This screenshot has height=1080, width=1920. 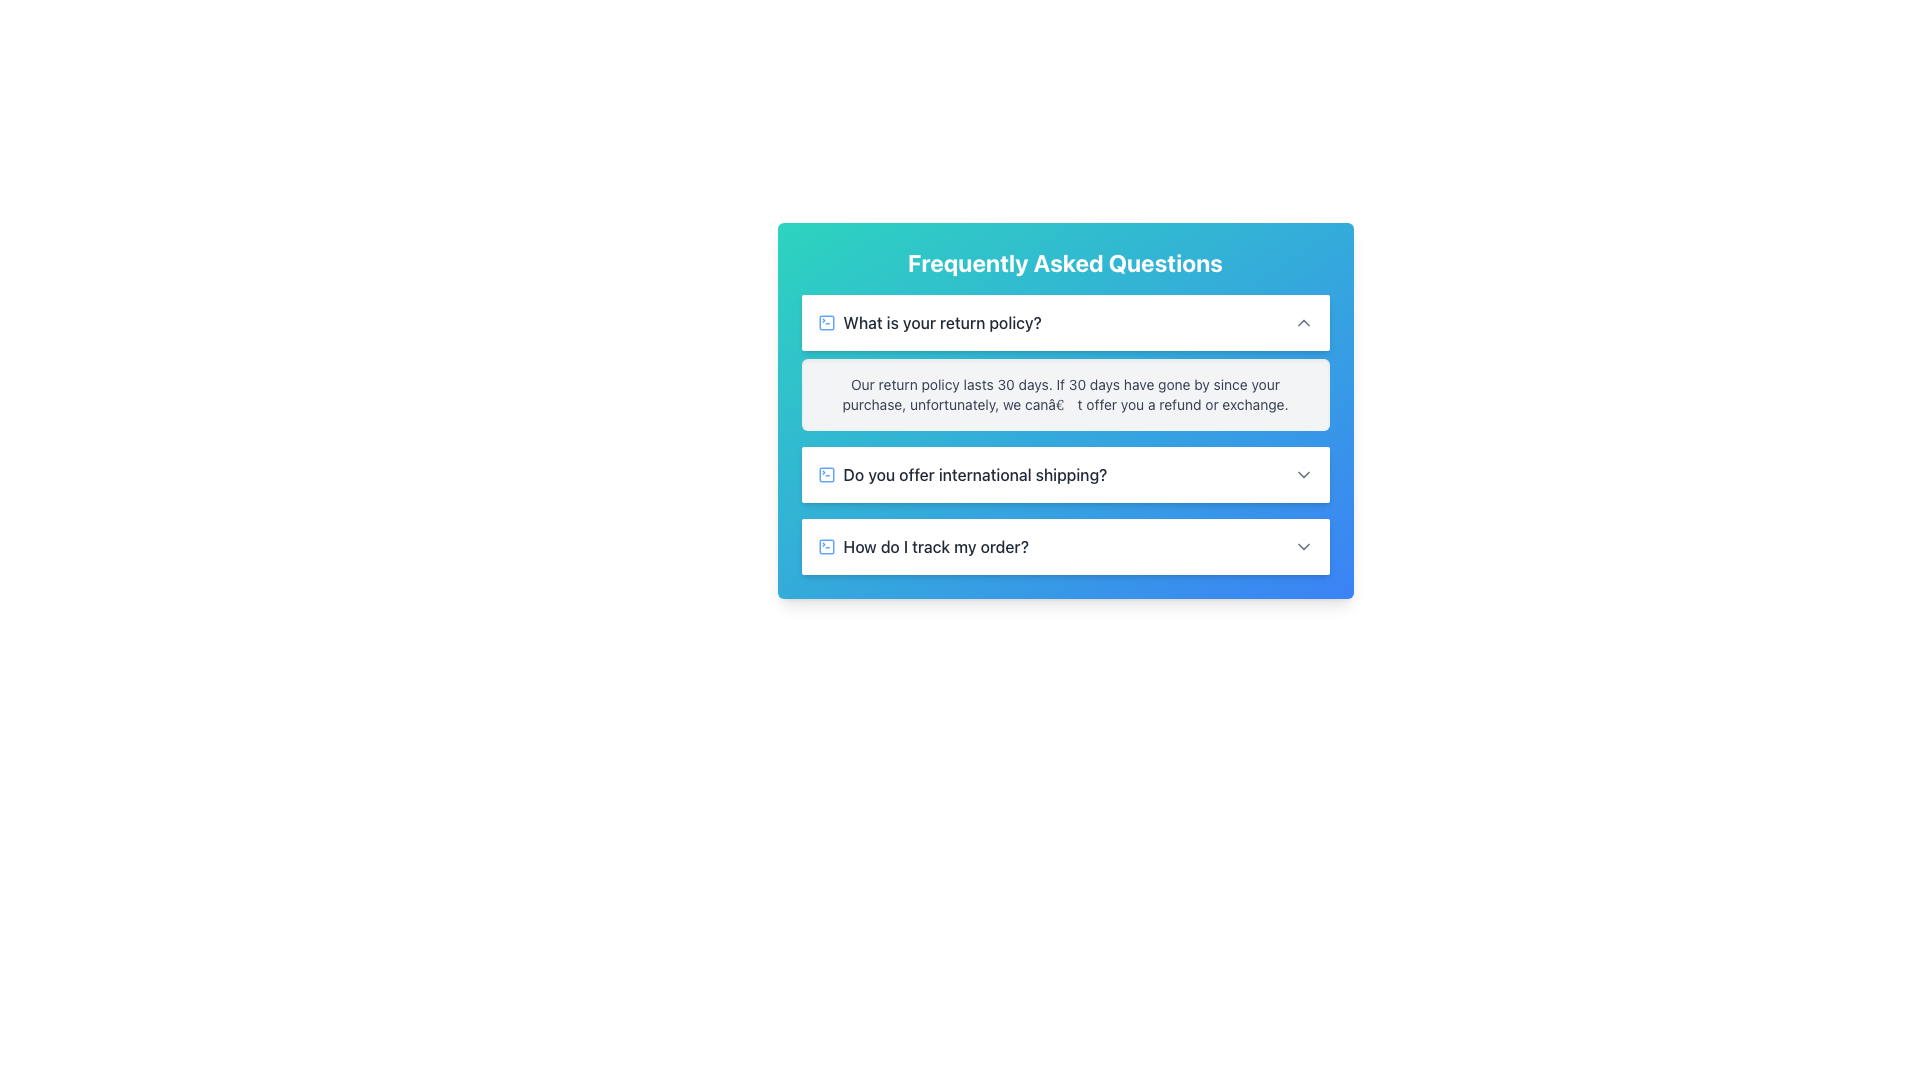 I want to click on displayed information from the Text Display Field located below the FAQ question 'What is your return policy?', so click(x=1064, y=434).